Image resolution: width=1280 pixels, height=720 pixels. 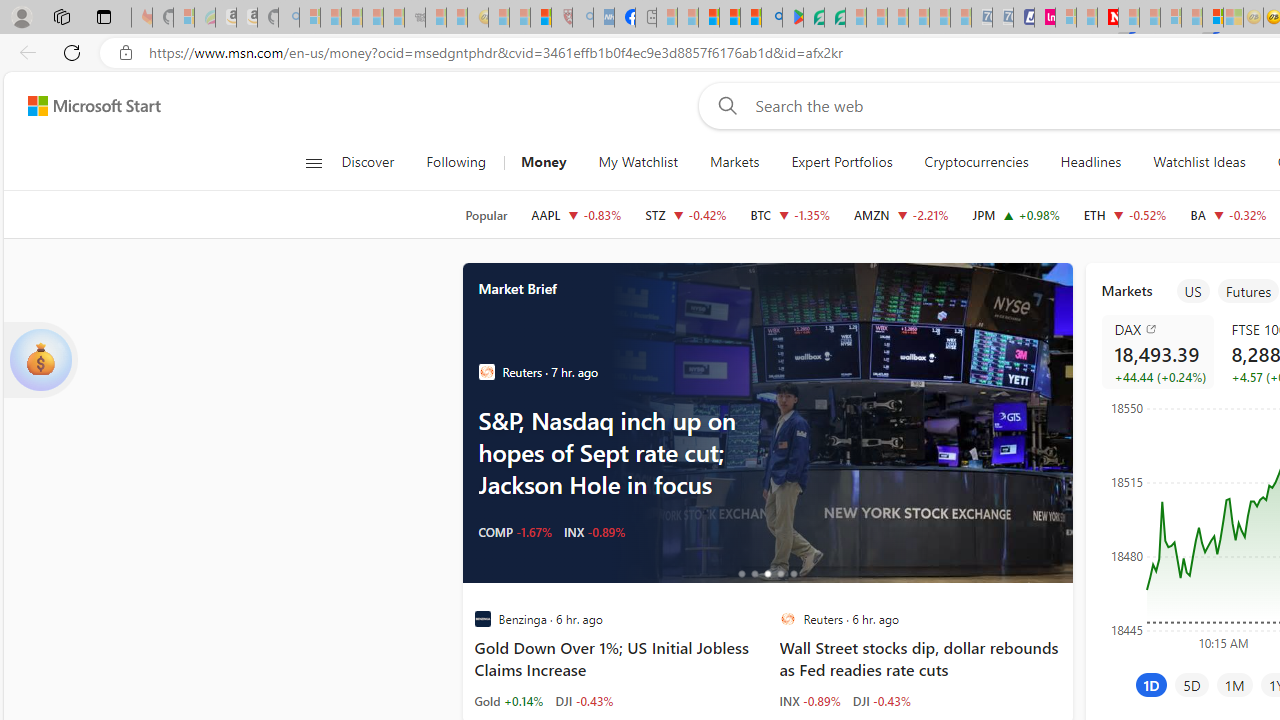 I want to click on 'Trusted Community Engagement and Contributions | Guidelines', so click(x=1128, y=17).